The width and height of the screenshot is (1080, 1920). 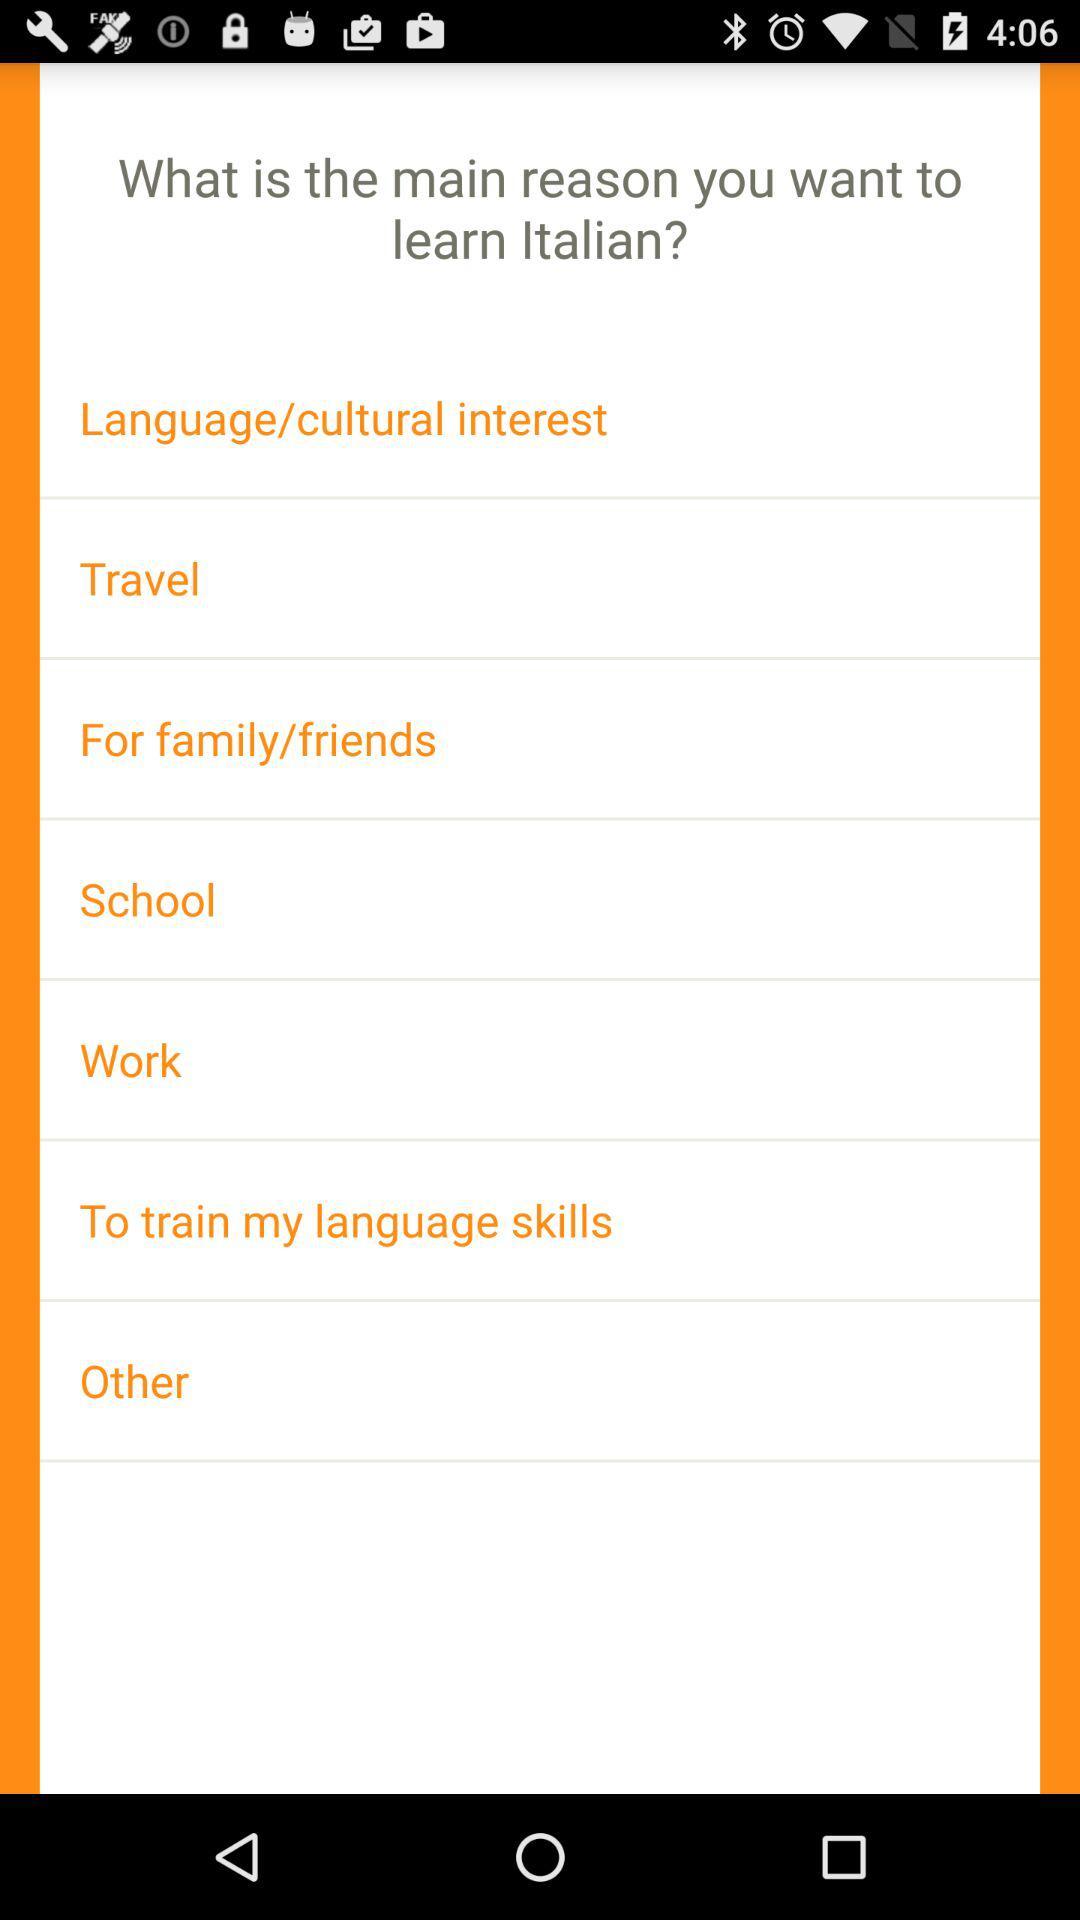 What do you see at coordinates (540, 737) in the screenshot?
I see `the for family/friends item` at bounding box center [540, 737].